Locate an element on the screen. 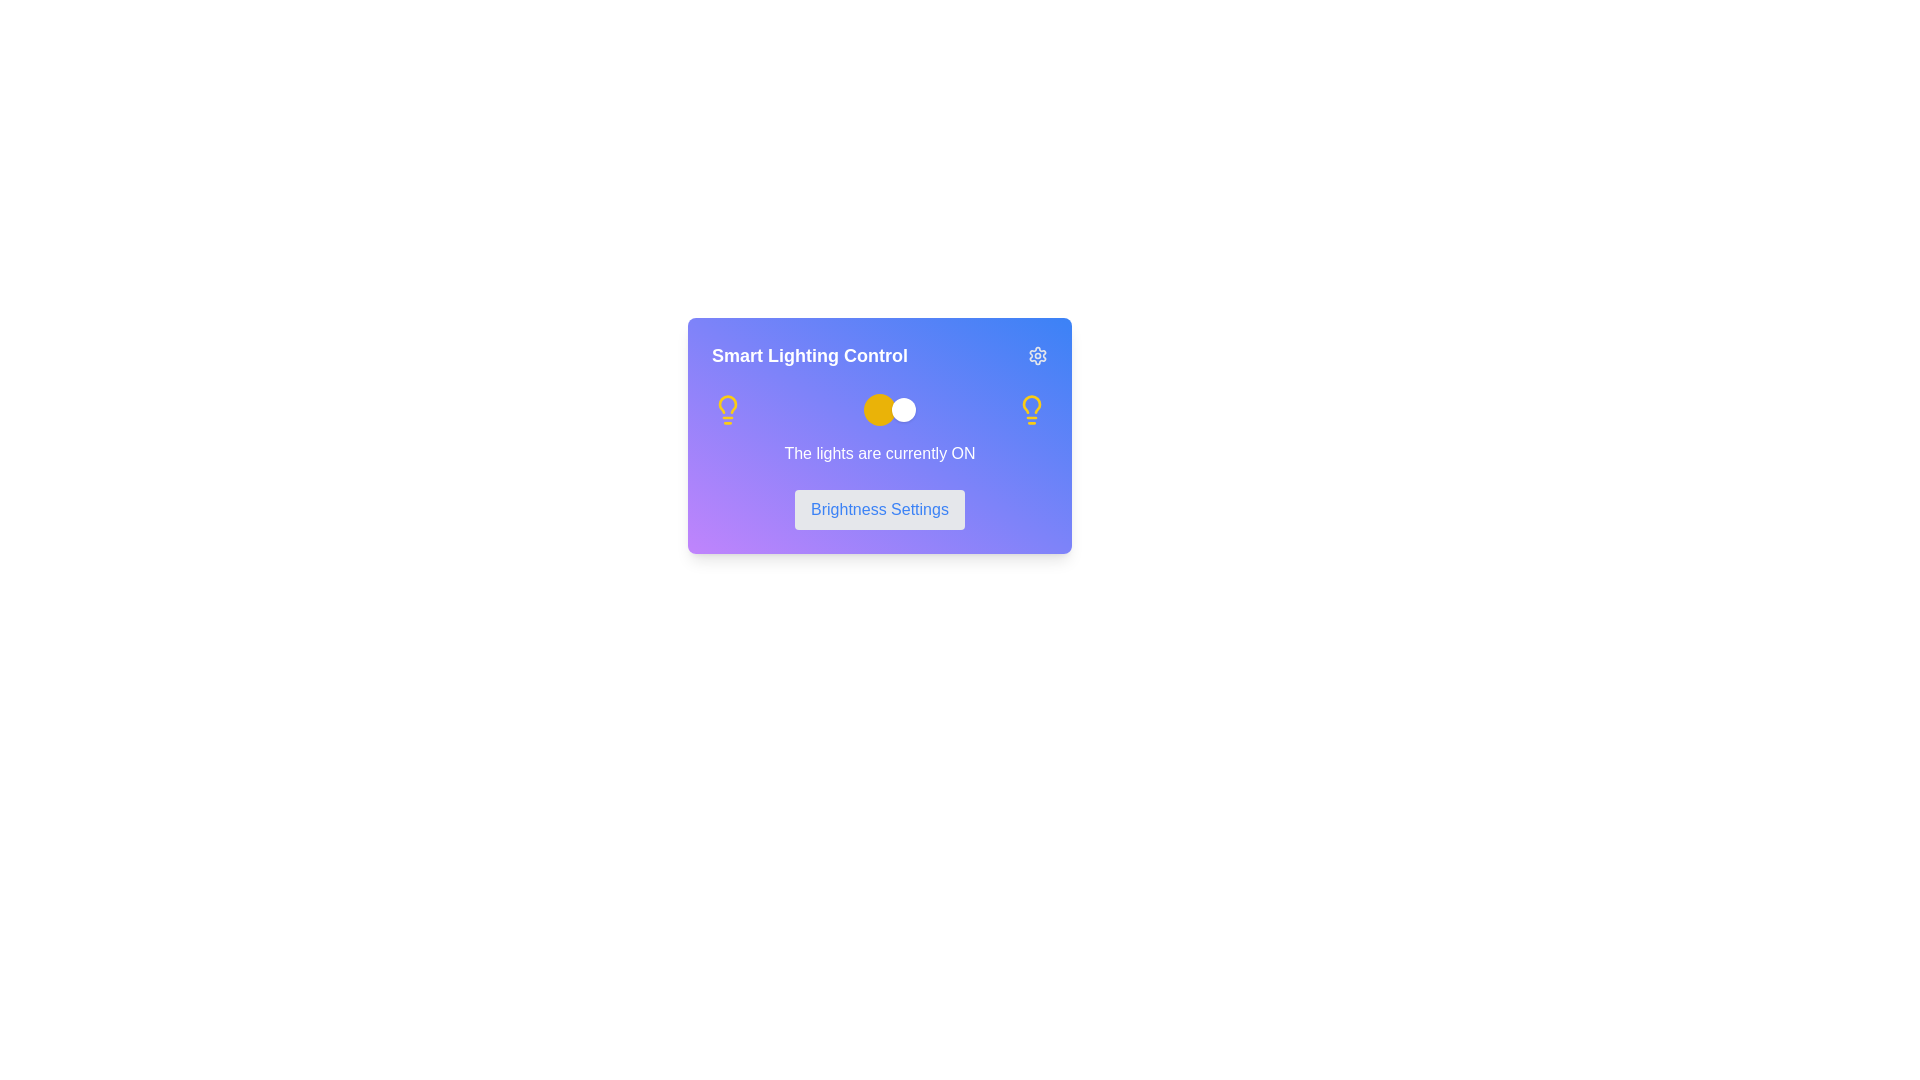 This screenshot has width=1920, height=1080. the Text element that displays the current status of the lights, located beneath the toggle switch and light bulb icons, and above the 'Brightness Settings' button is located at coordinates (879, 454).